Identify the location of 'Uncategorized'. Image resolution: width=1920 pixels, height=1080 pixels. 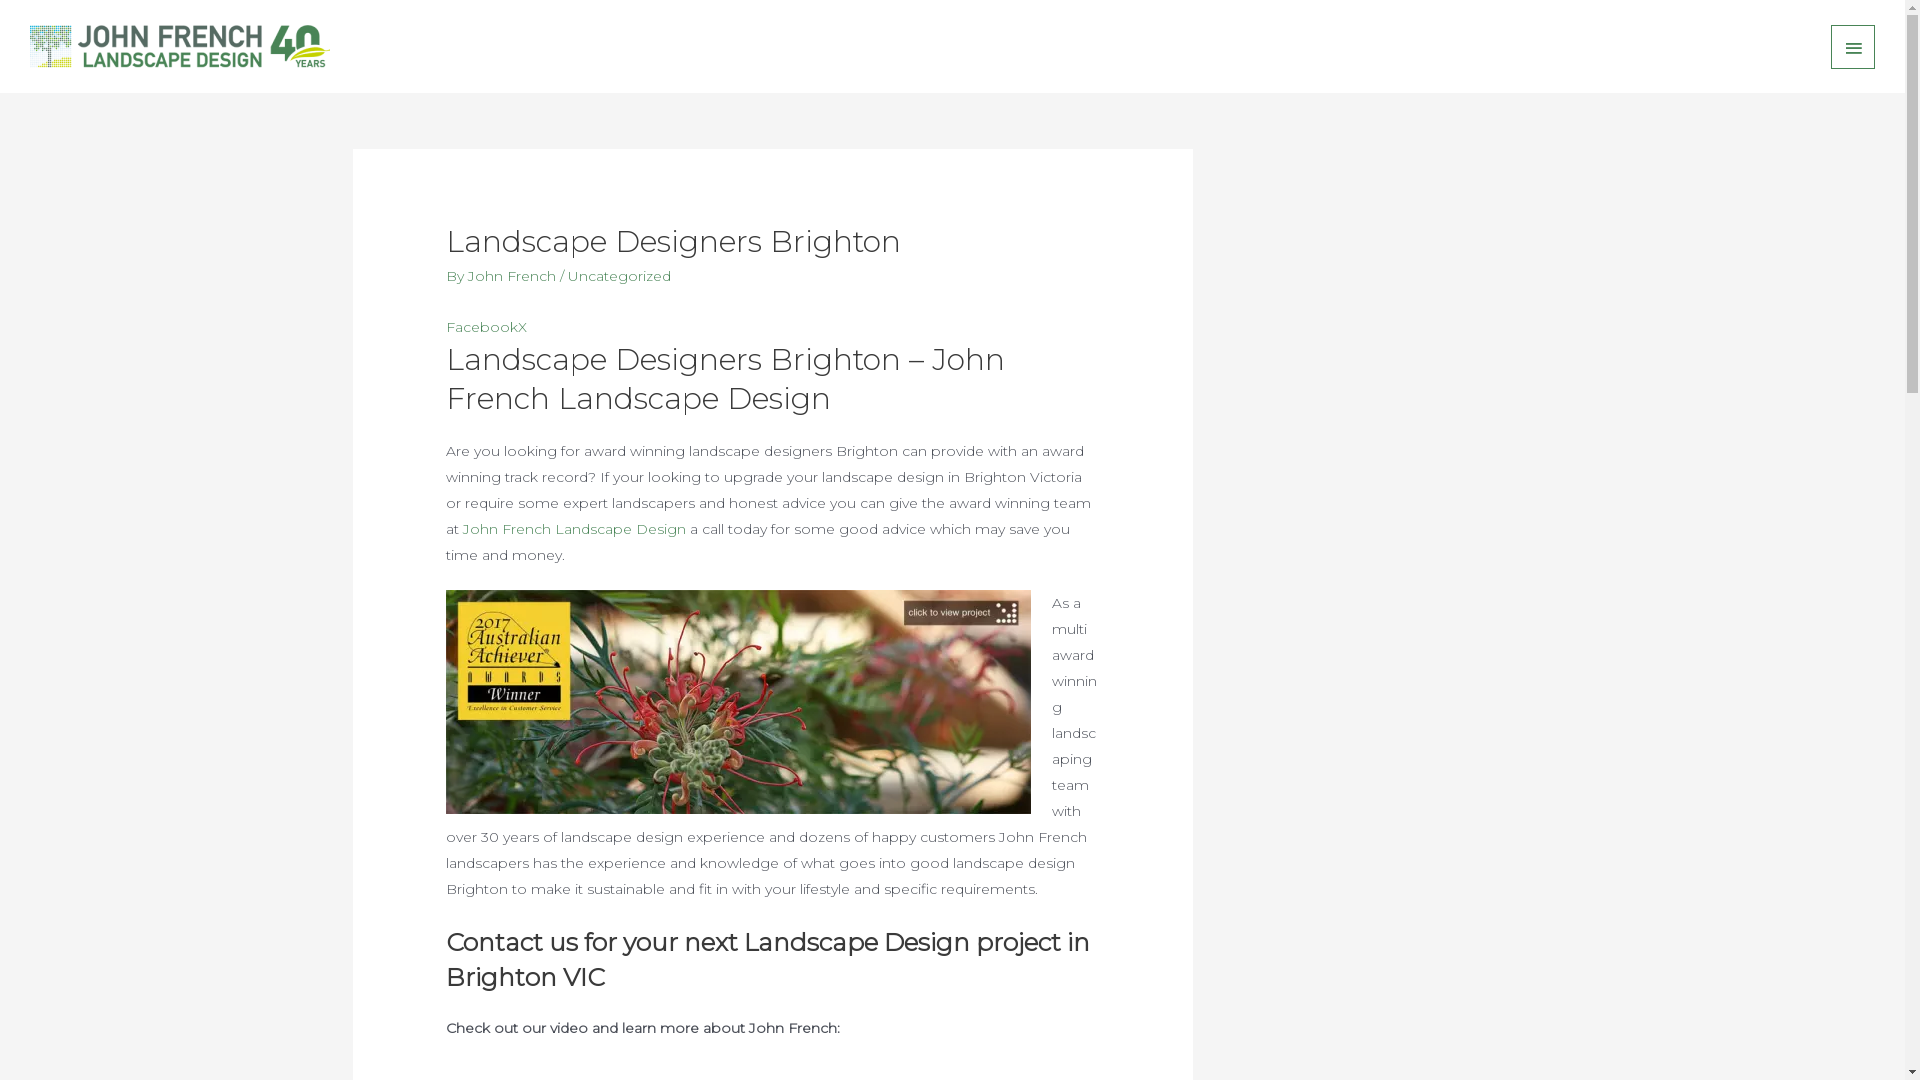
(618, 276).